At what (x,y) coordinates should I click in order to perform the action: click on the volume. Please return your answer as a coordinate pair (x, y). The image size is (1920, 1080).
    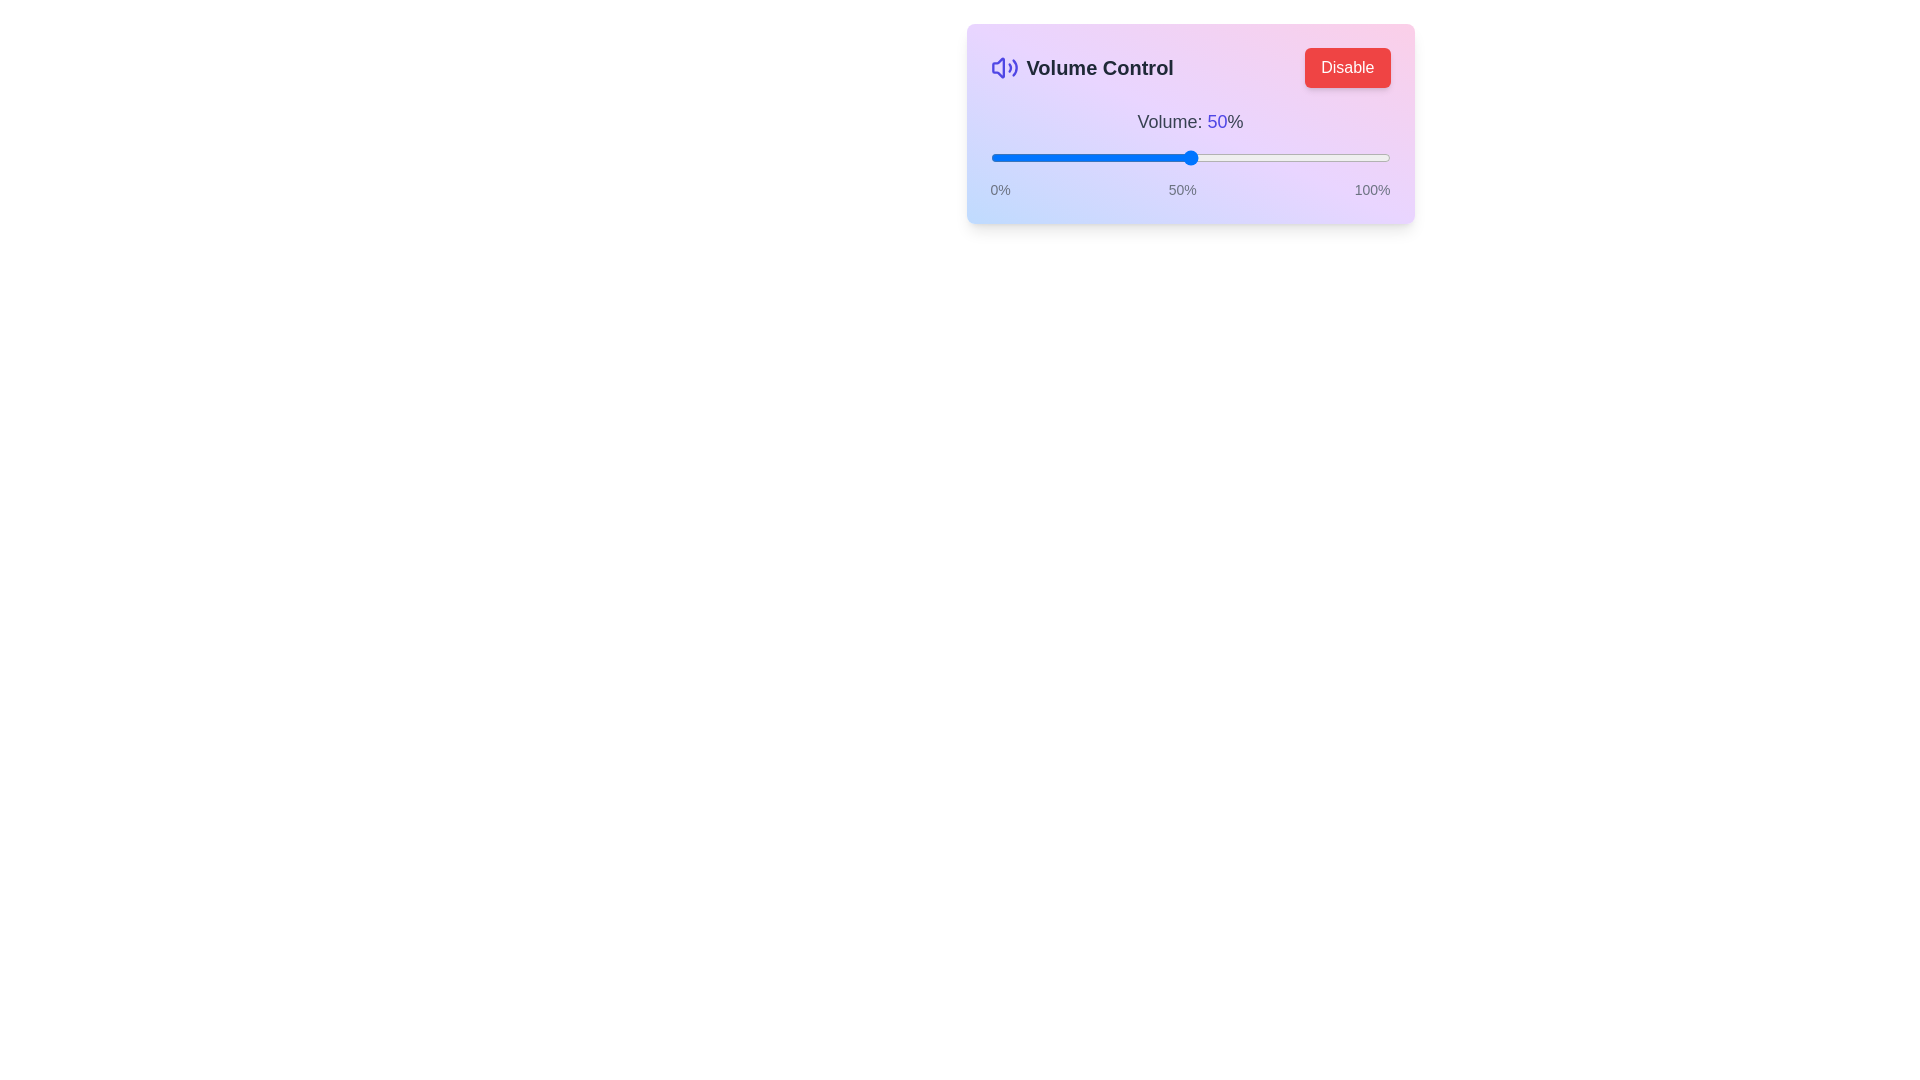
    Looking at the image, I should click on (1069, 157).